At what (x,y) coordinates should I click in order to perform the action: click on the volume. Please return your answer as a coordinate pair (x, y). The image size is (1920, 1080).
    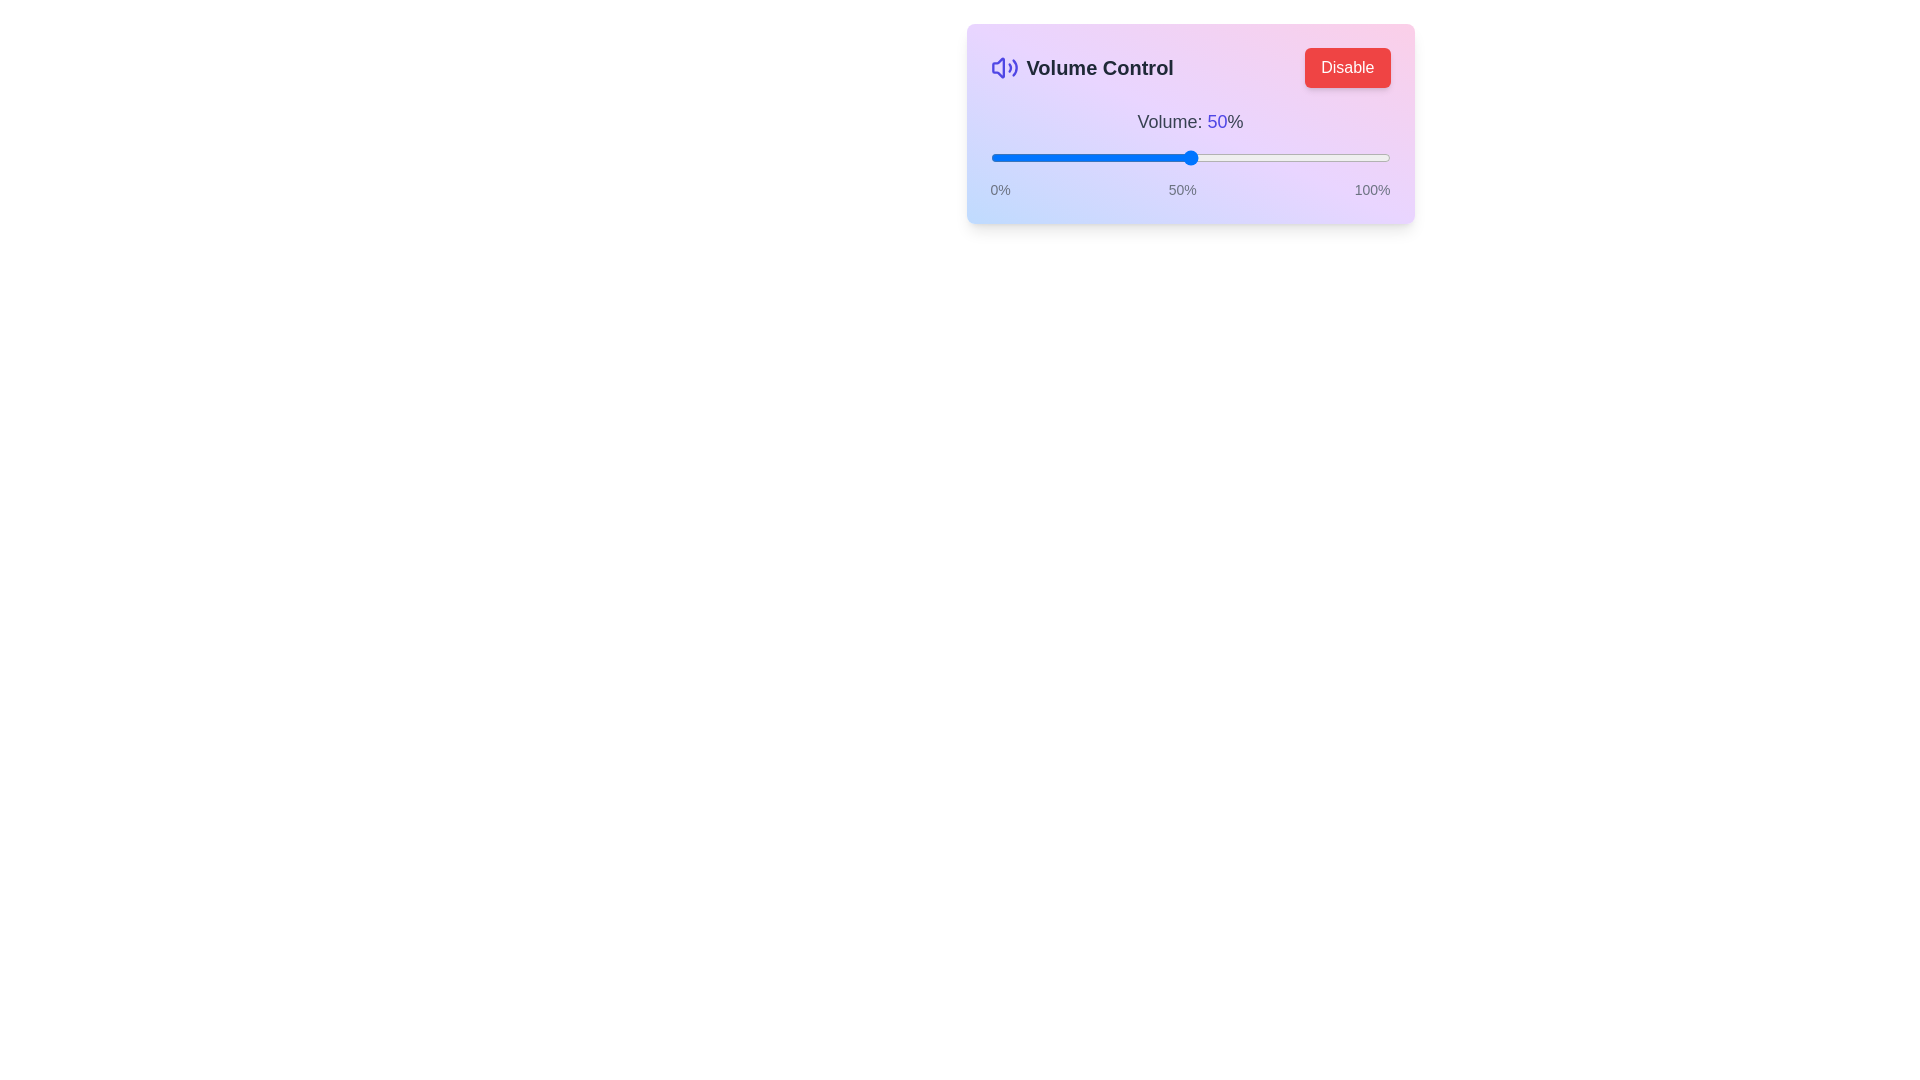
    Looking at the image, I should click on (1069, 157).